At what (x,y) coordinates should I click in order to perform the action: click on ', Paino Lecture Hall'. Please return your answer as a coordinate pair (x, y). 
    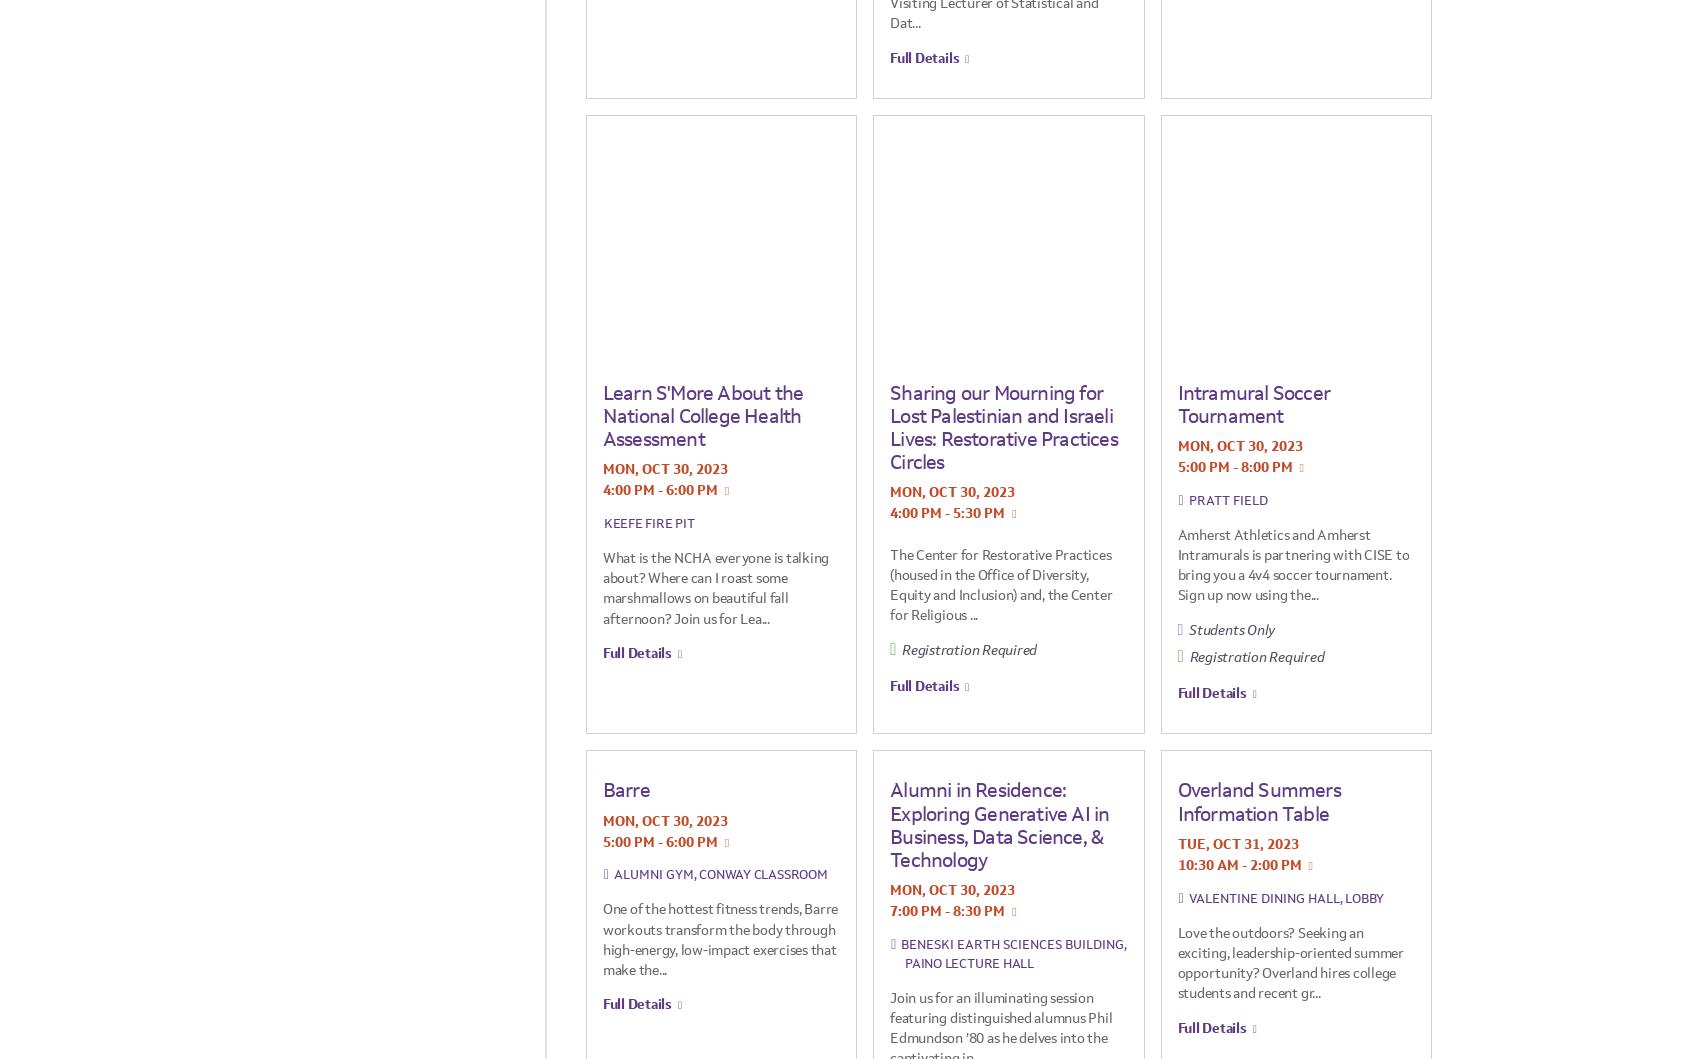
    Looking at the image, I should click on (1014, 952).